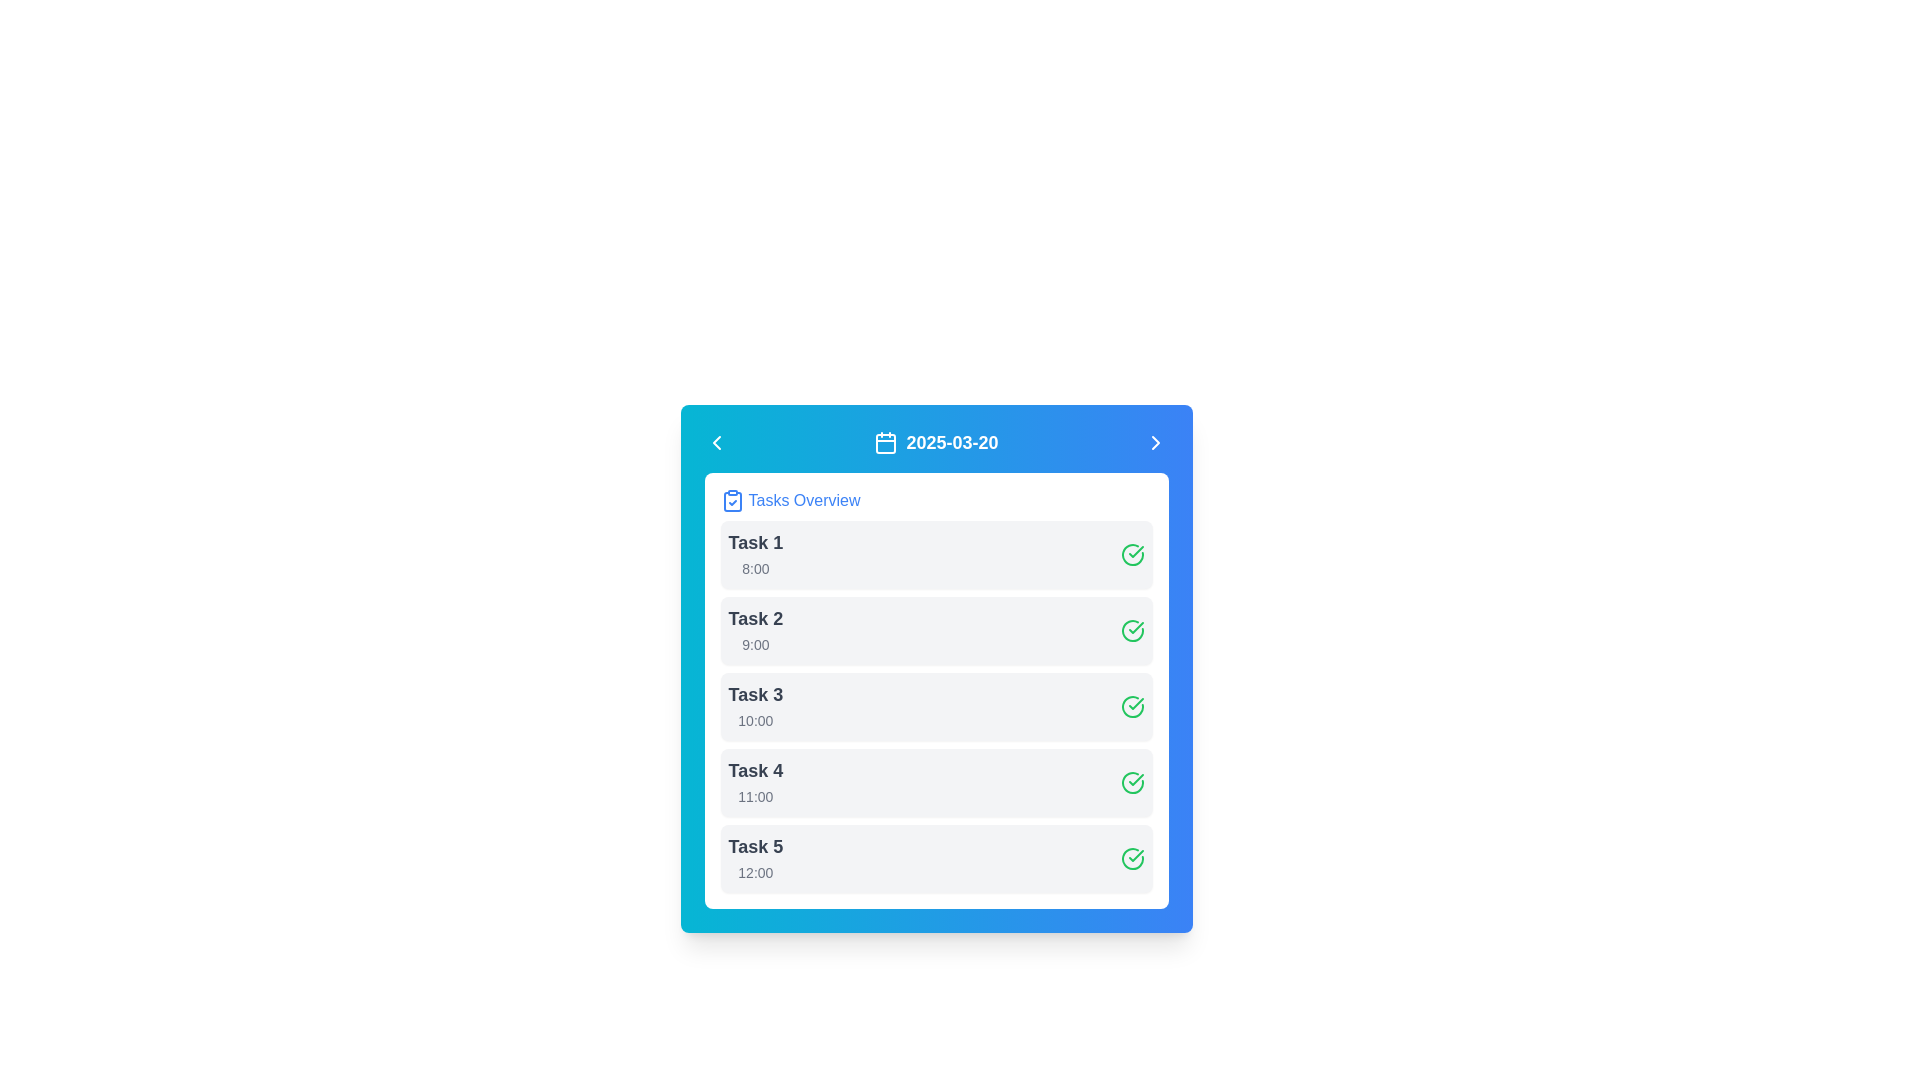 The width and height of the screenshot is (1920, 1080). I want to click on circular green check mark icon that indicates a completed status, located on the far-right side of the row displaying 'Task 5' and '12:00', so click(1132, 858).